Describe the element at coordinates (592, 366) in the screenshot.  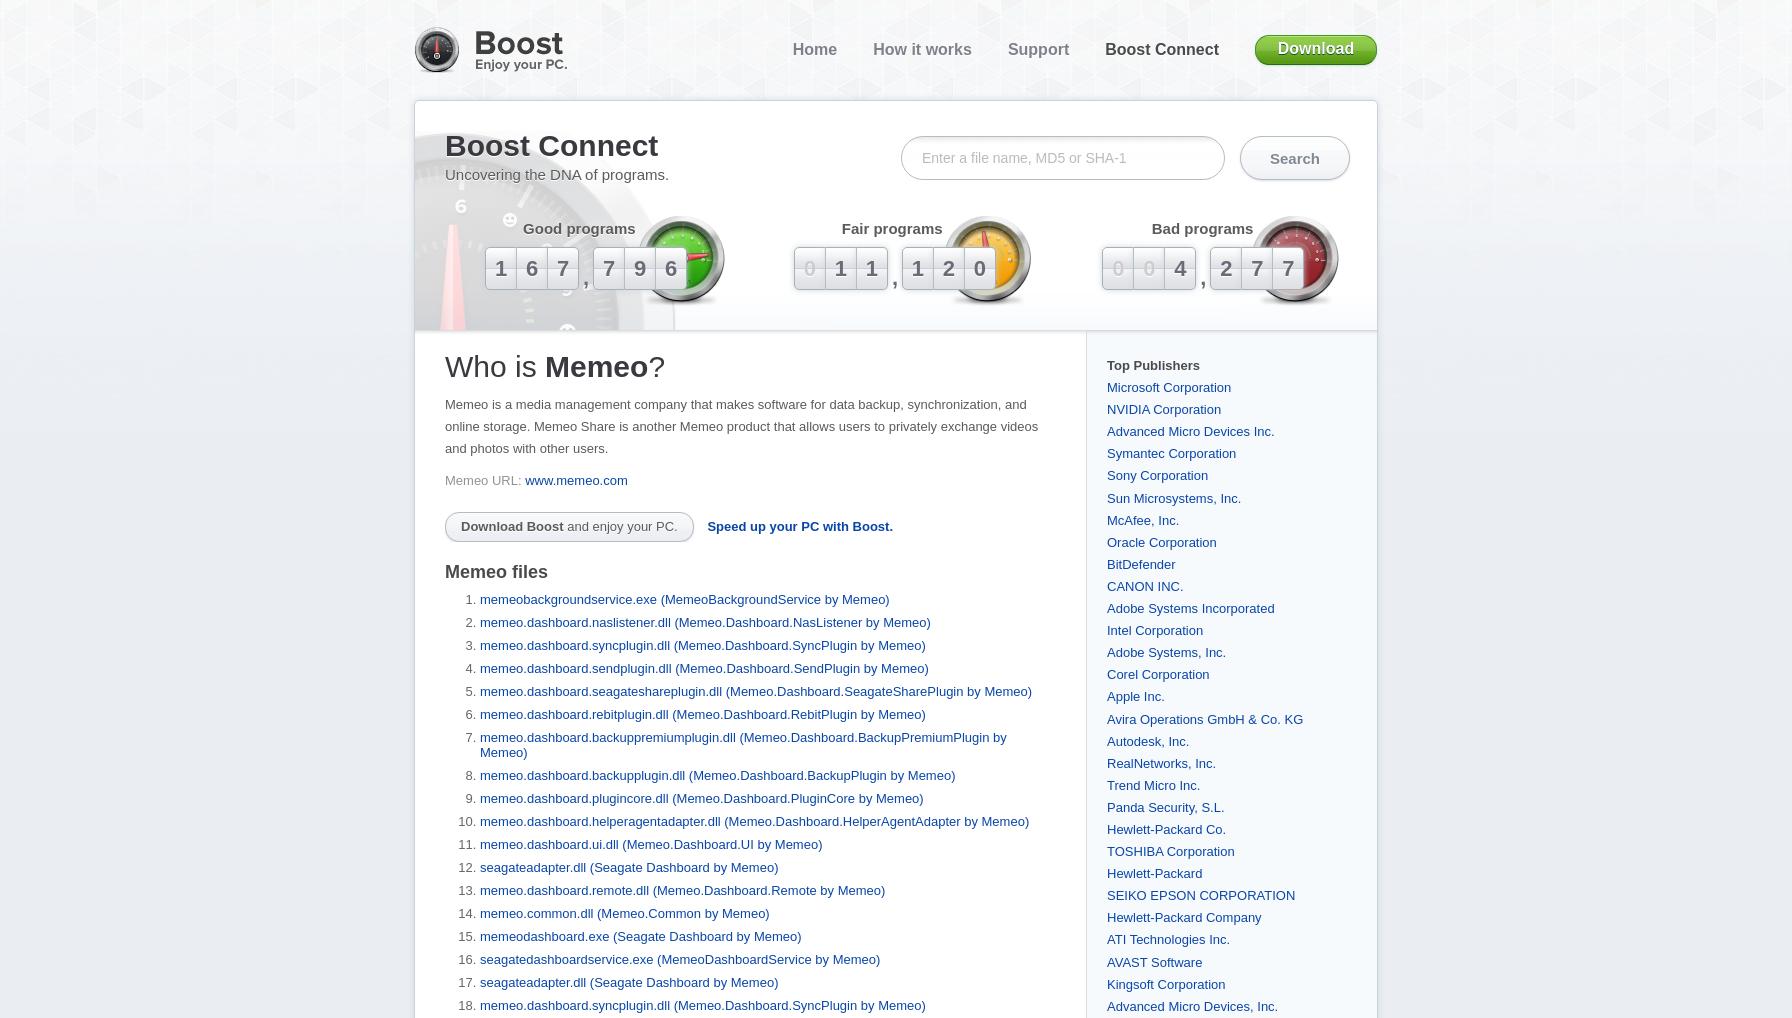
I see `'Memeo'` at that location.